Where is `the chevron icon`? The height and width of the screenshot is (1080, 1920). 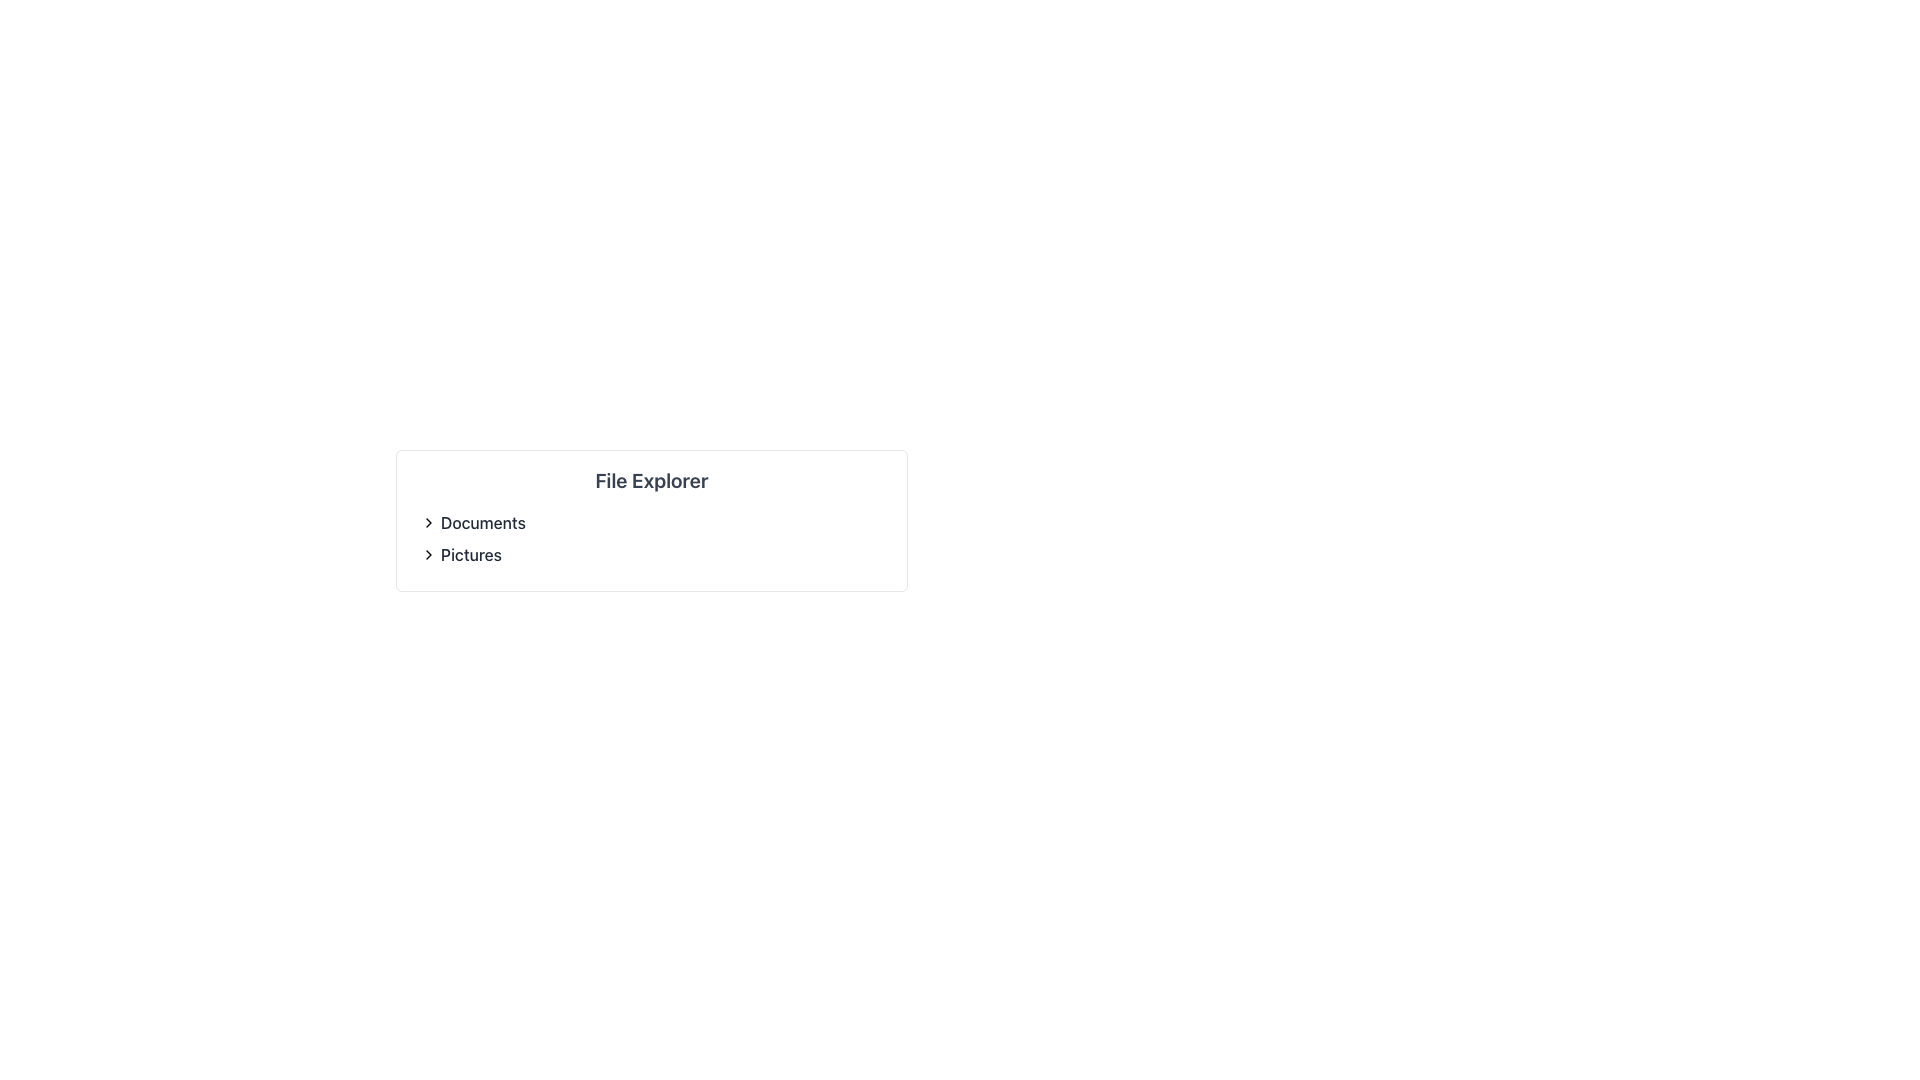
the chevron icon is located at coordinates (427, 522).